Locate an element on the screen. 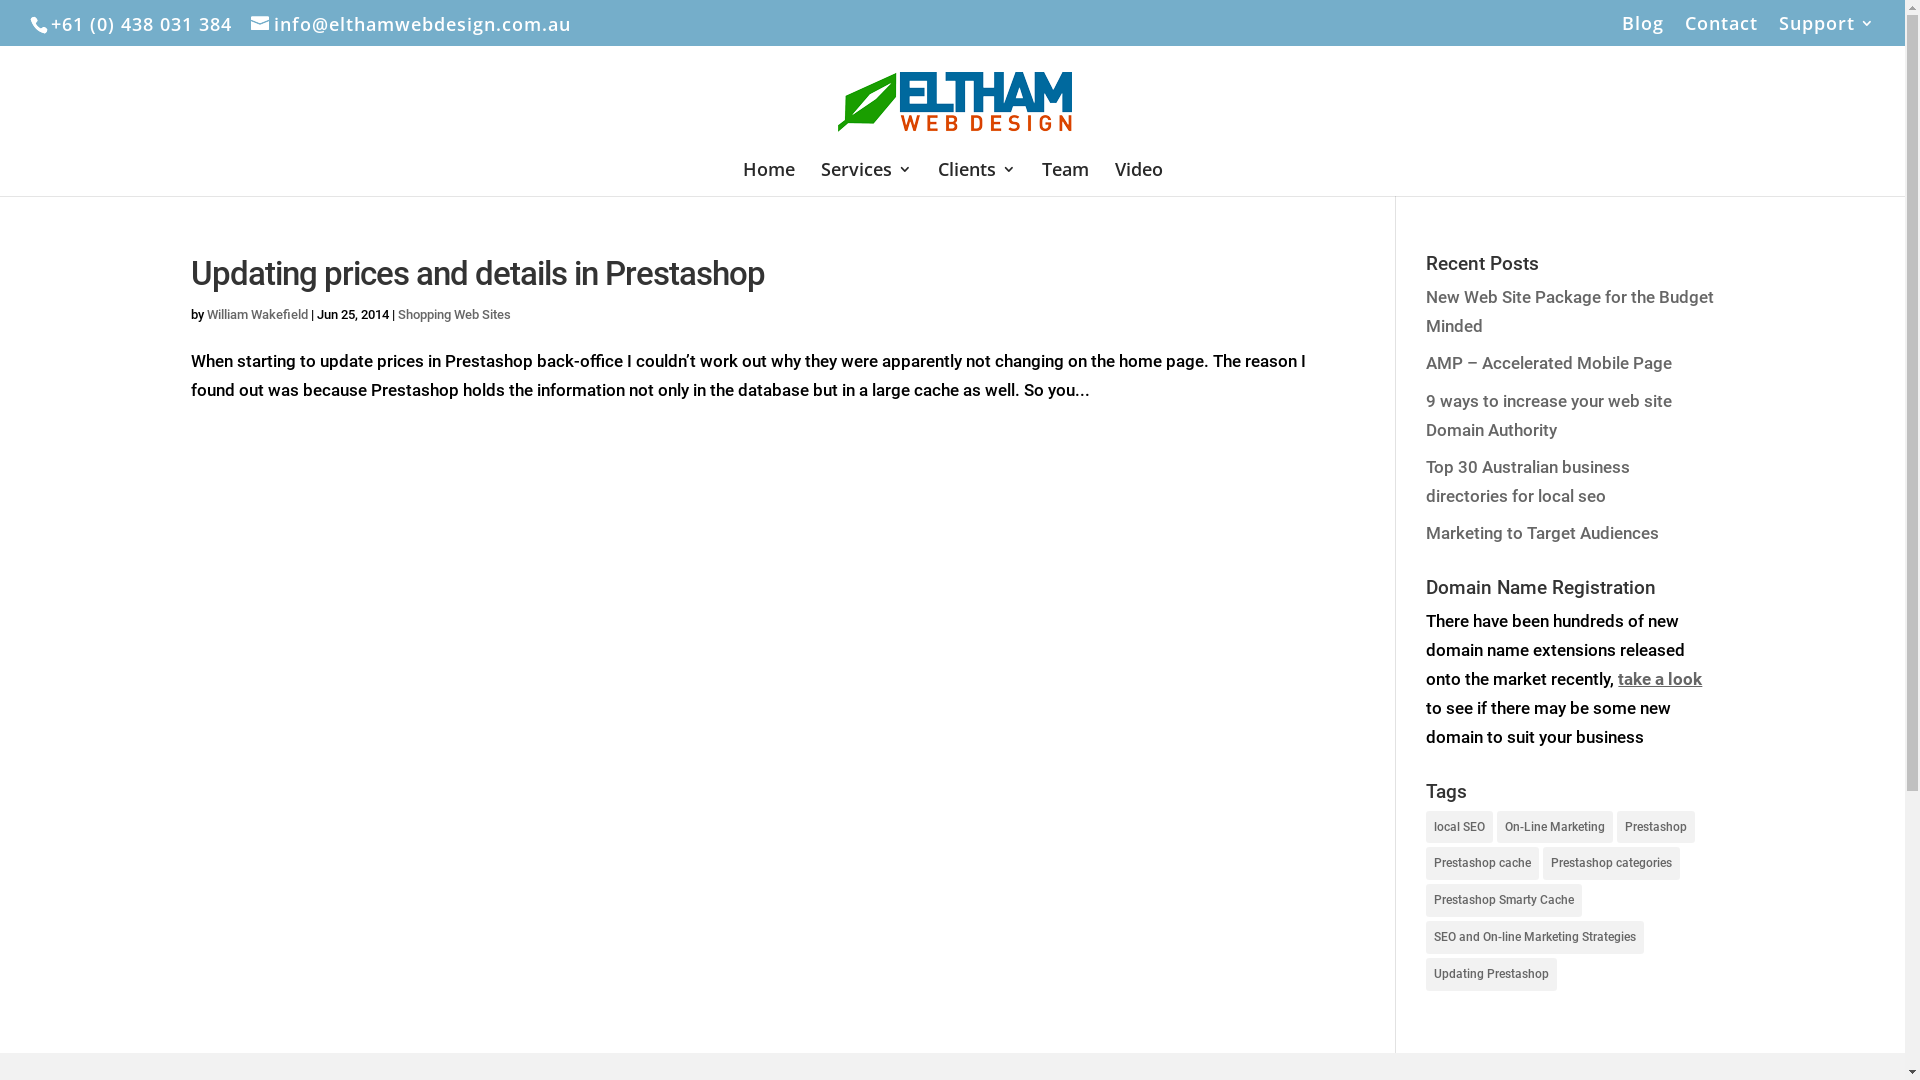 The image size is (1920, 1080). 'Top 30 Australian business directories for local seo' is located at coordinates (1424, 481).